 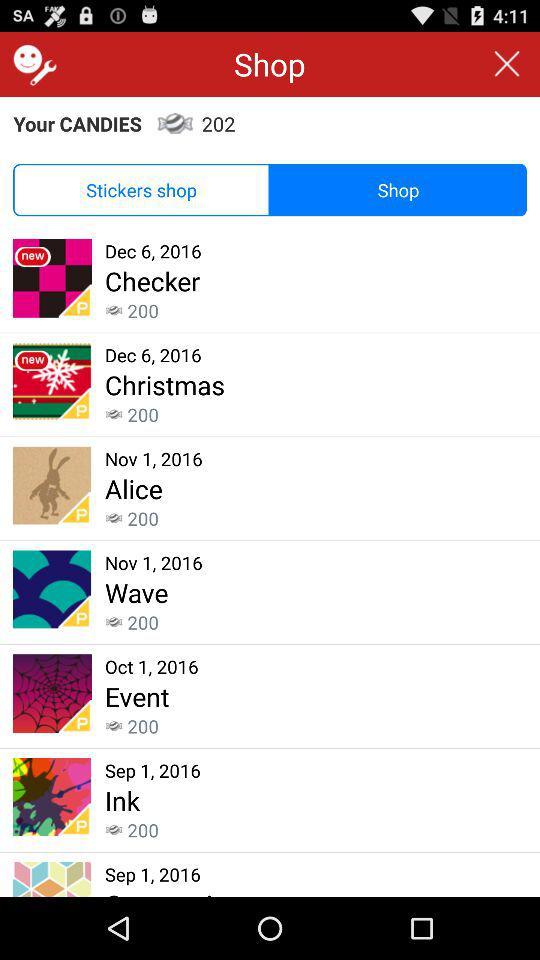 I want to click on the item above shop icon, so click(x=507, y=64).